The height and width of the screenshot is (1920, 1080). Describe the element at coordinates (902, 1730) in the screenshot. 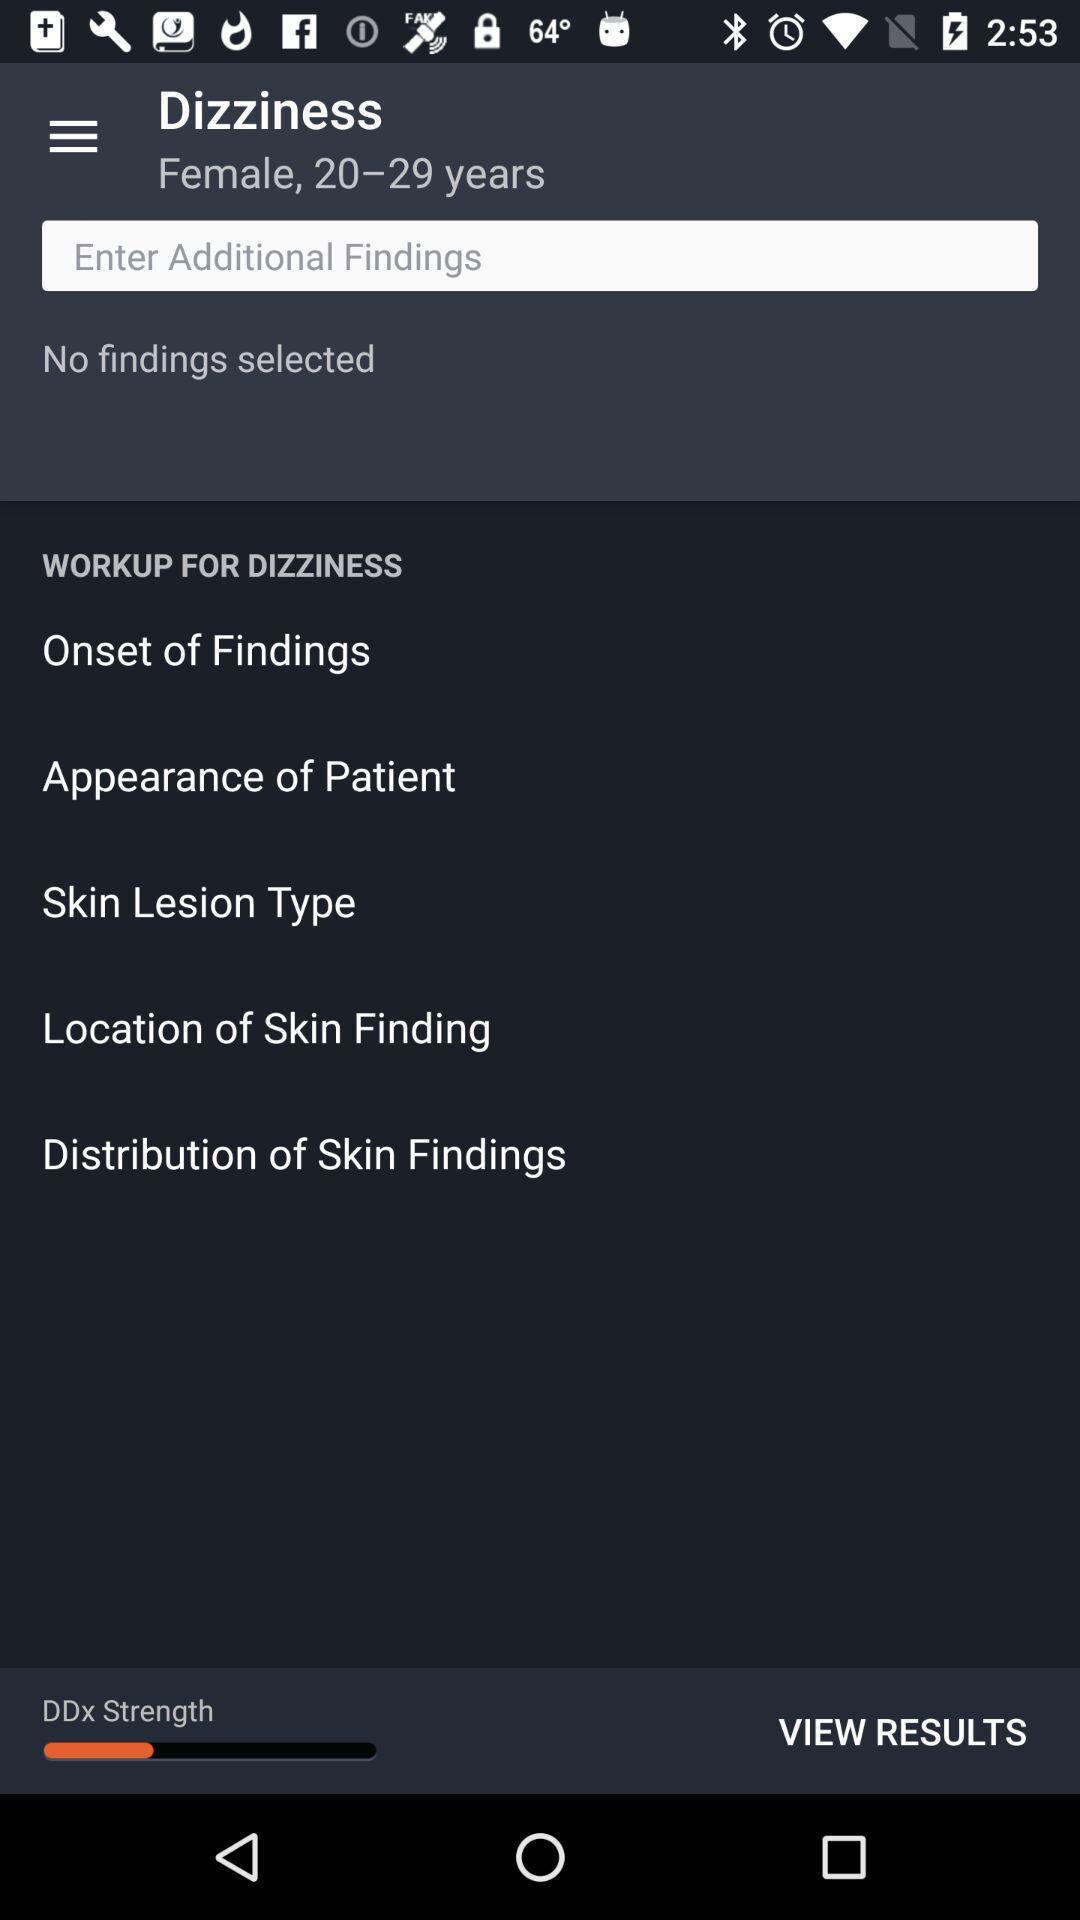

I see `the item below distribution of skin icon` at that location.